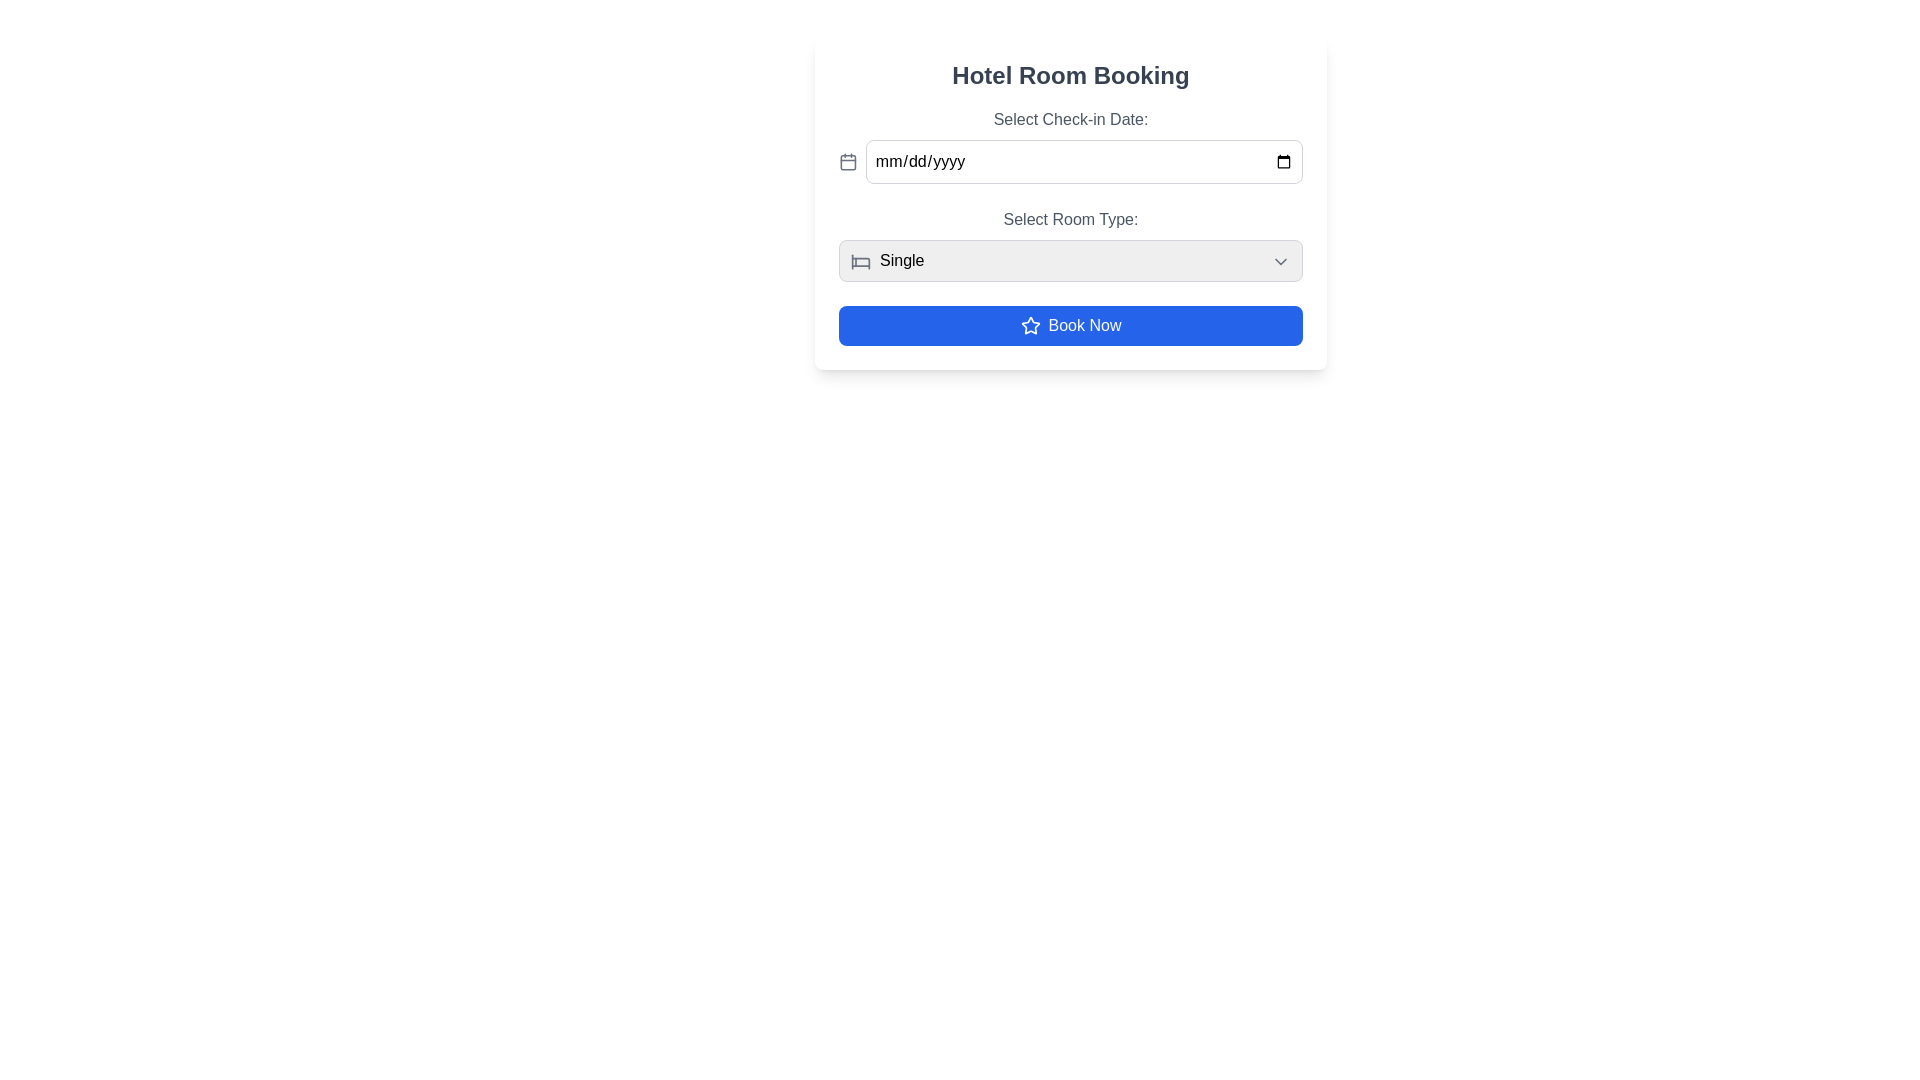 This screenshot has height=1080, width=1920. What do you see at coordinates (1083, 161) in the screenshot?
I see `a date using the date picker in the 'Select Check-in Date' input field, which is centrally positioned in the hotel room booking form` at bounding box center [1083, 161].